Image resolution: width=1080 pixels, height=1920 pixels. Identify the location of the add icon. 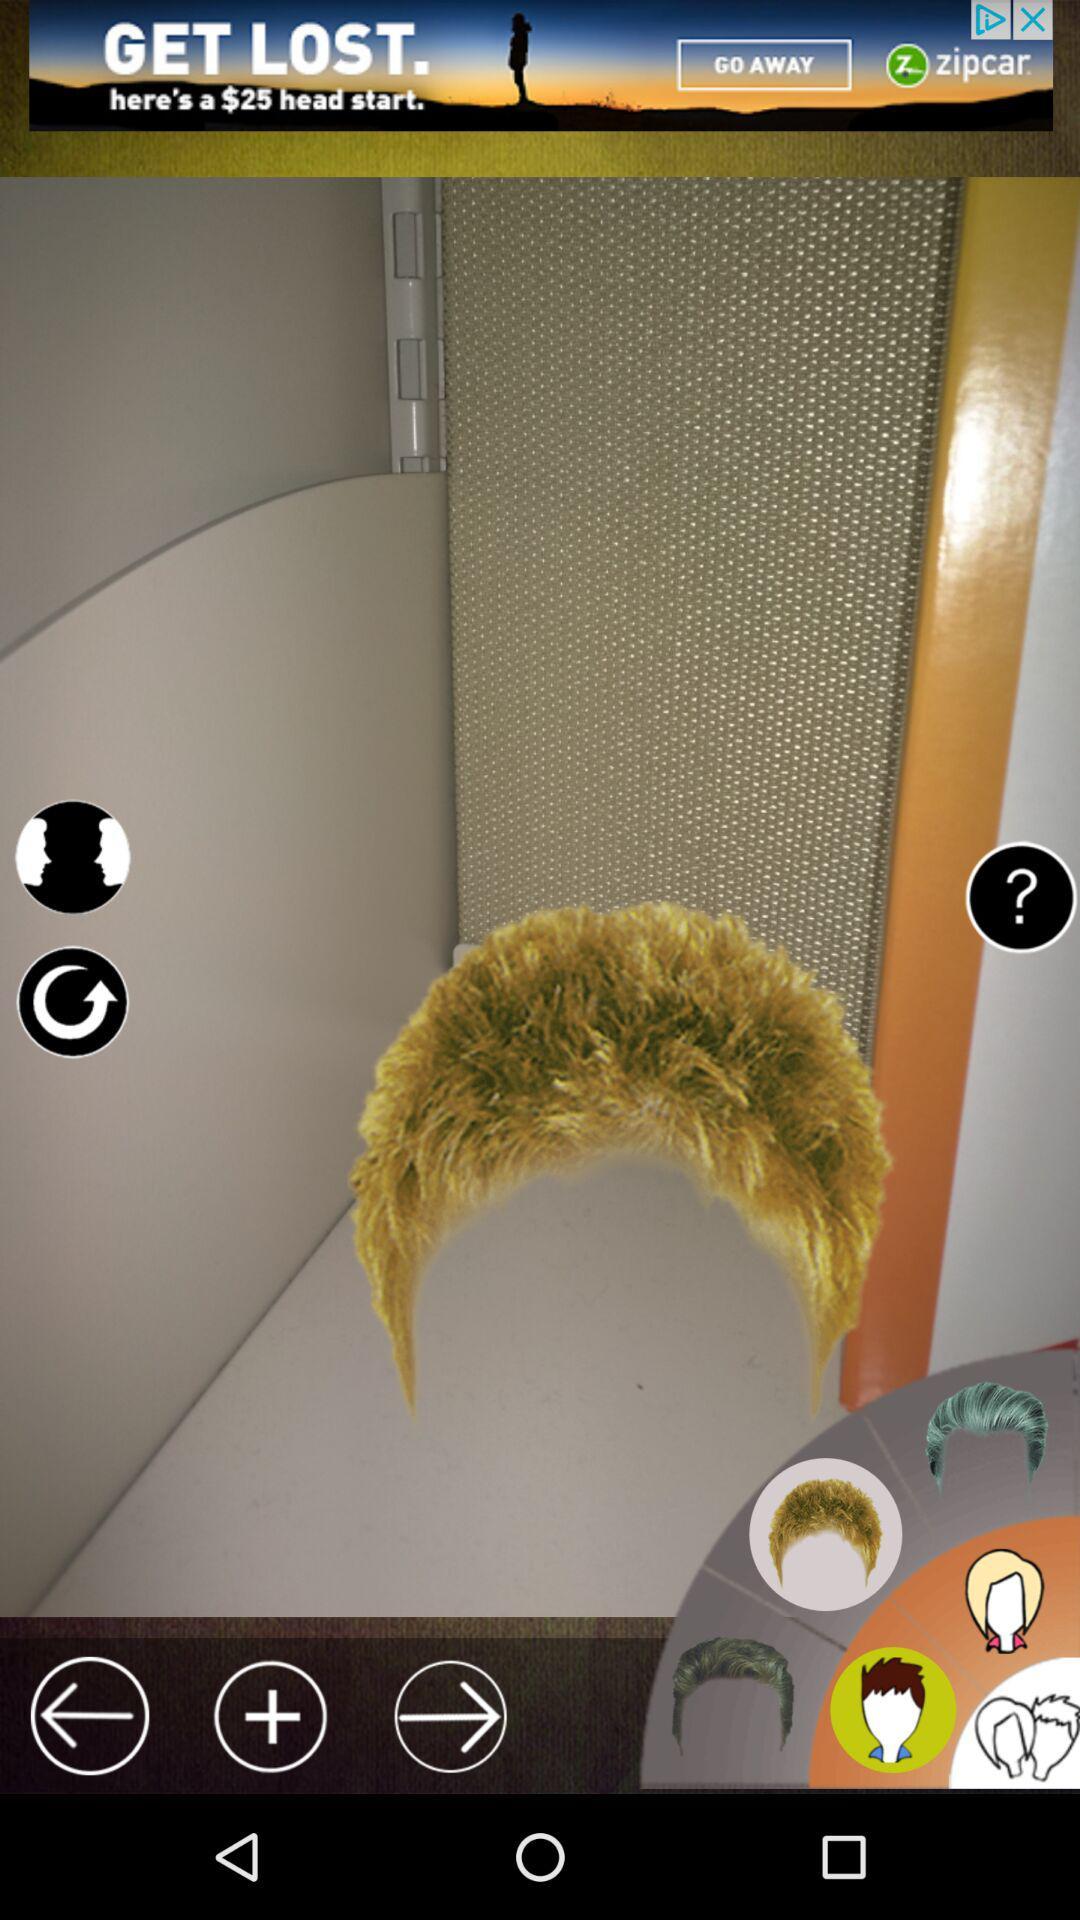
(270, 1836).